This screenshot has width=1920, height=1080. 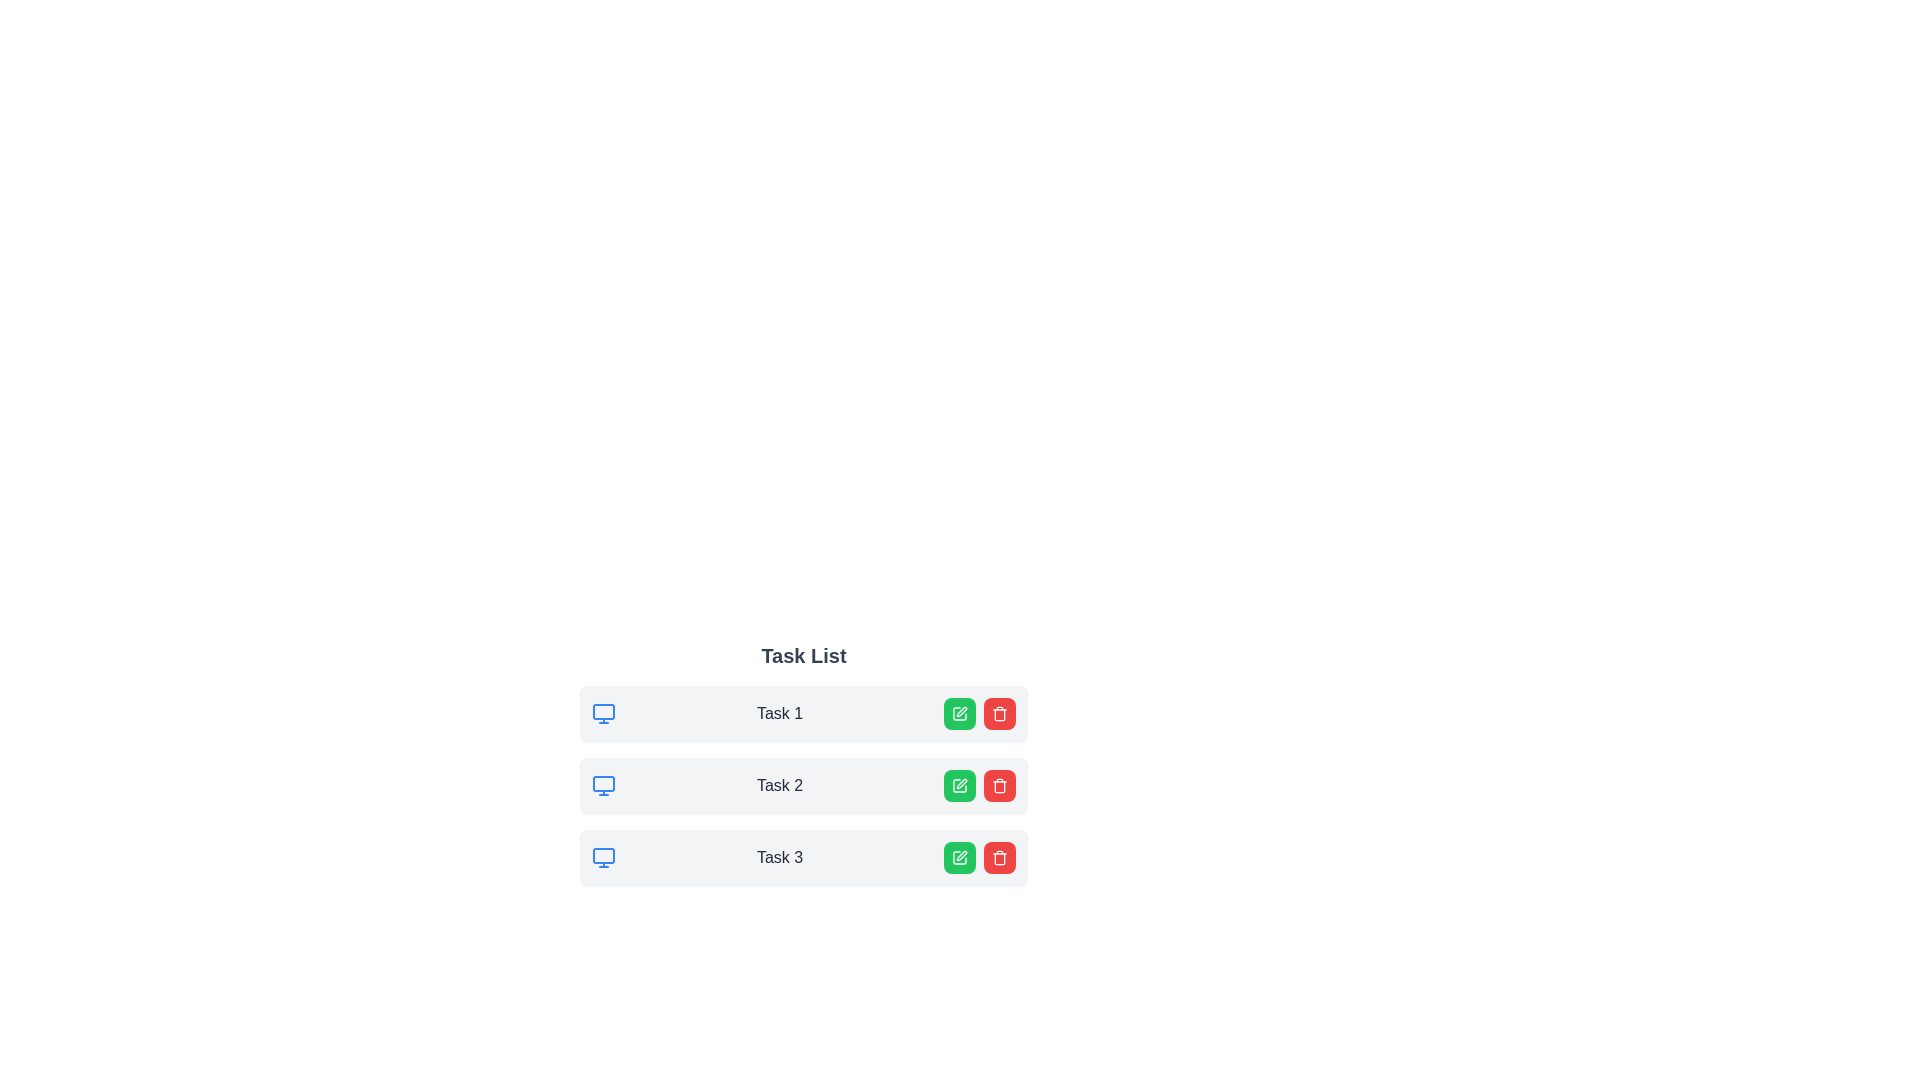 I want to click on the text label displaying 'Task 1' which is styled in dark gray and positioned in the first task row of the vertically arranged task list, so click(x=778, y=712).